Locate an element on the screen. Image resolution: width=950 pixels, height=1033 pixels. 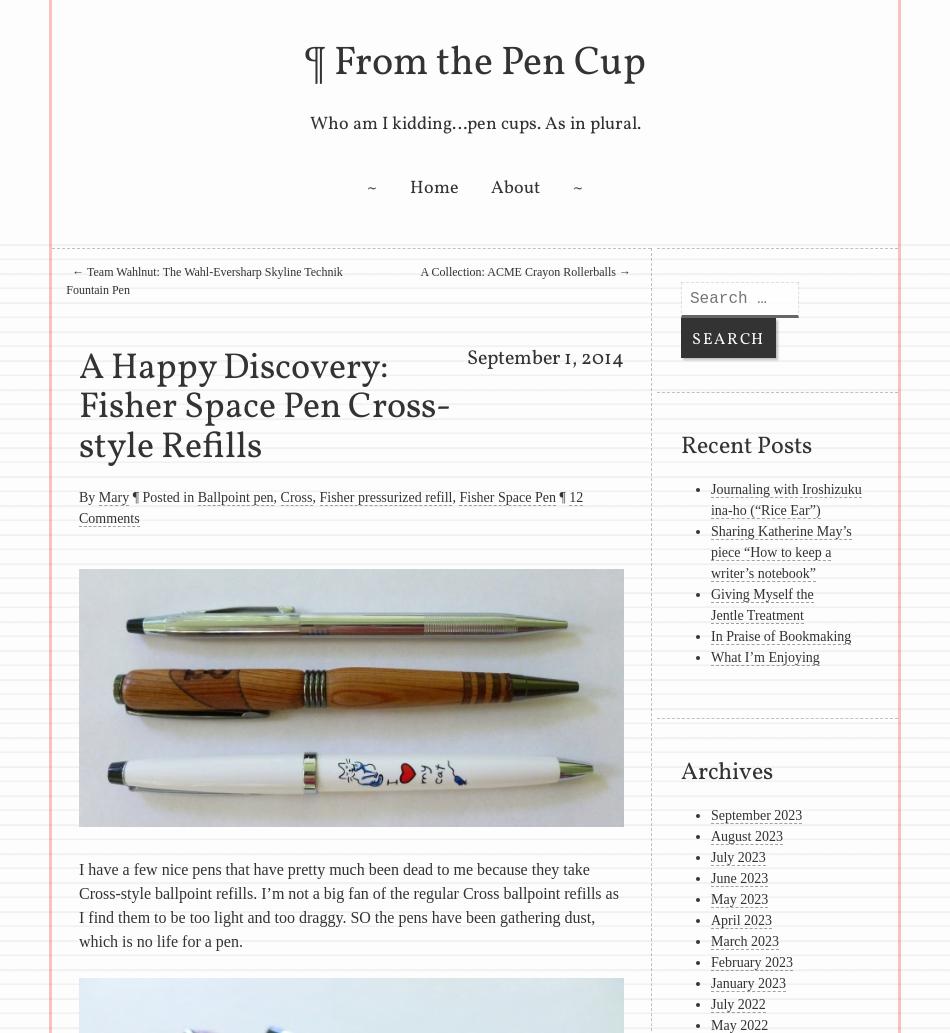
'Team Wahlnut: The Wahl-Eversharp Skyline Technik Fountain Pen' is located at coordinates (66, 279).